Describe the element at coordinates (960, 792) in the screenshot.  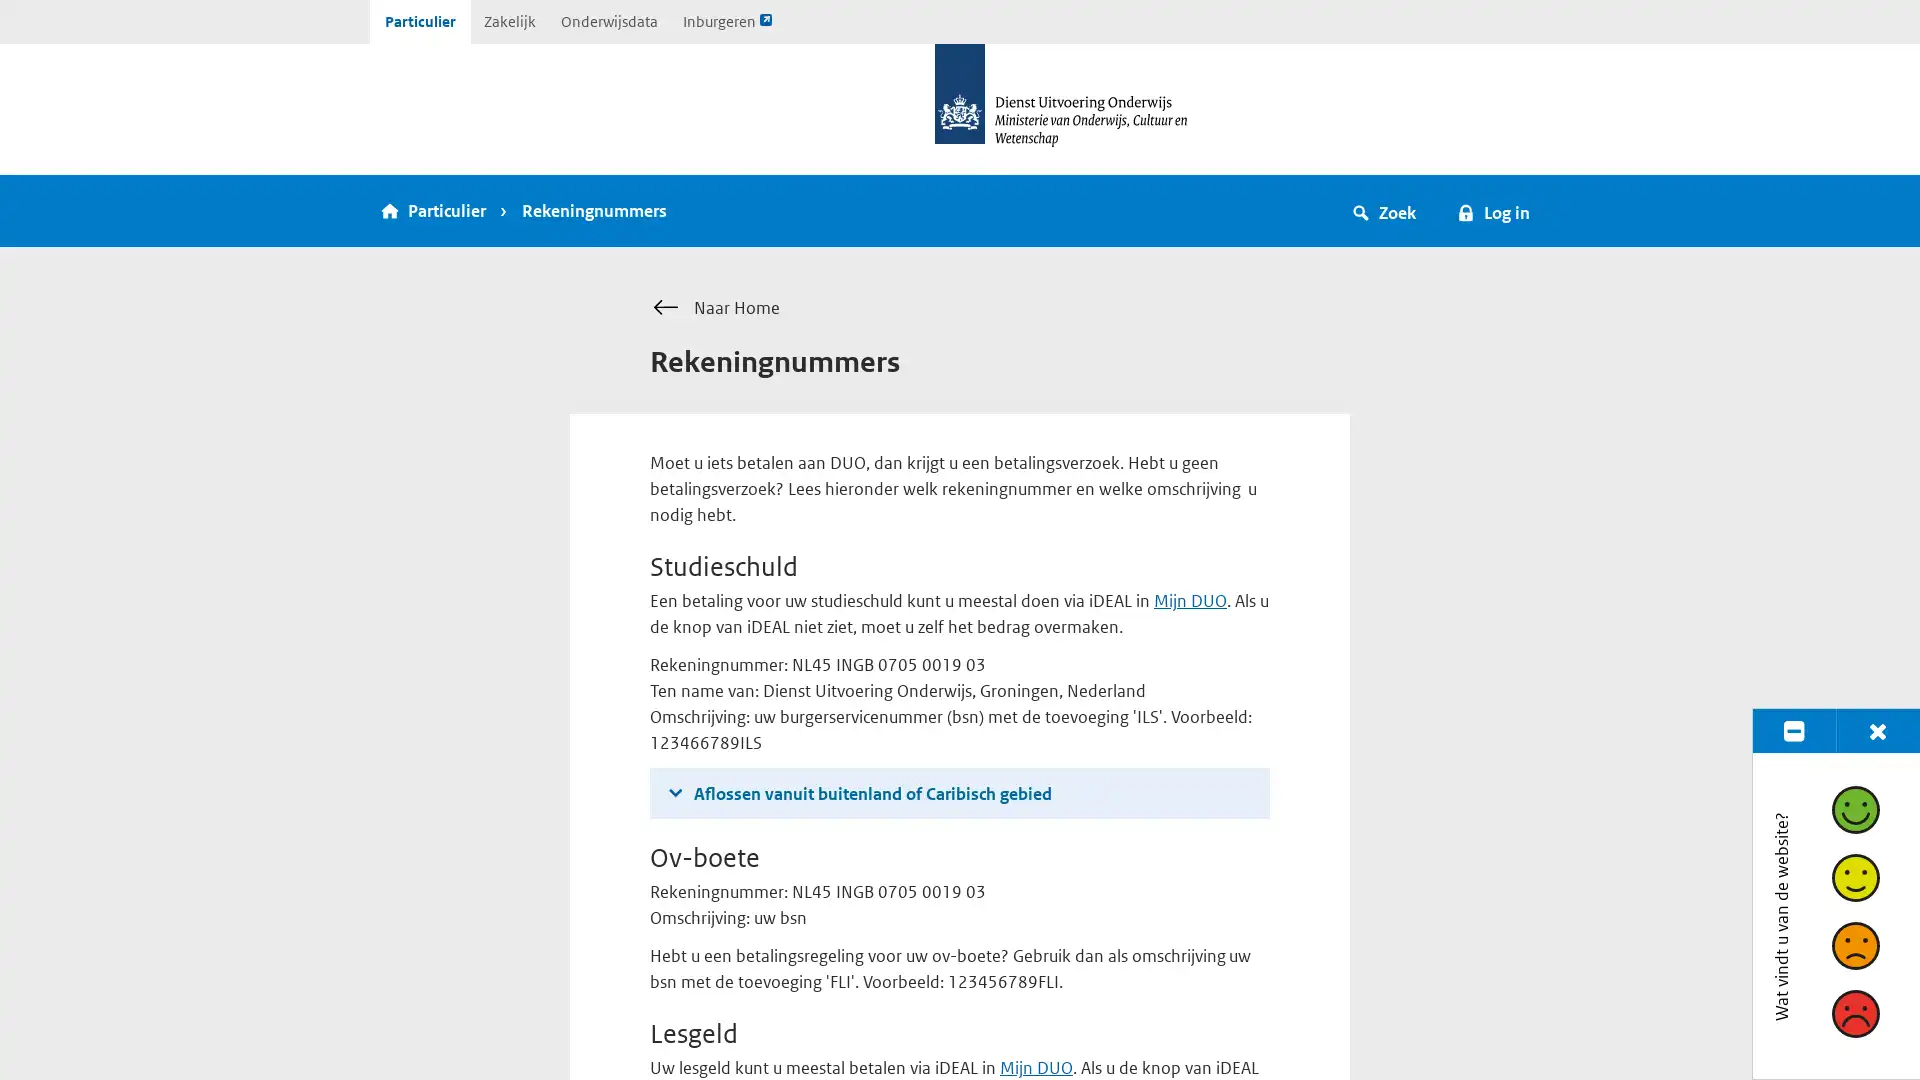
I see `Aflossen vanuit buitenland of Caribisch gebied` at that location.